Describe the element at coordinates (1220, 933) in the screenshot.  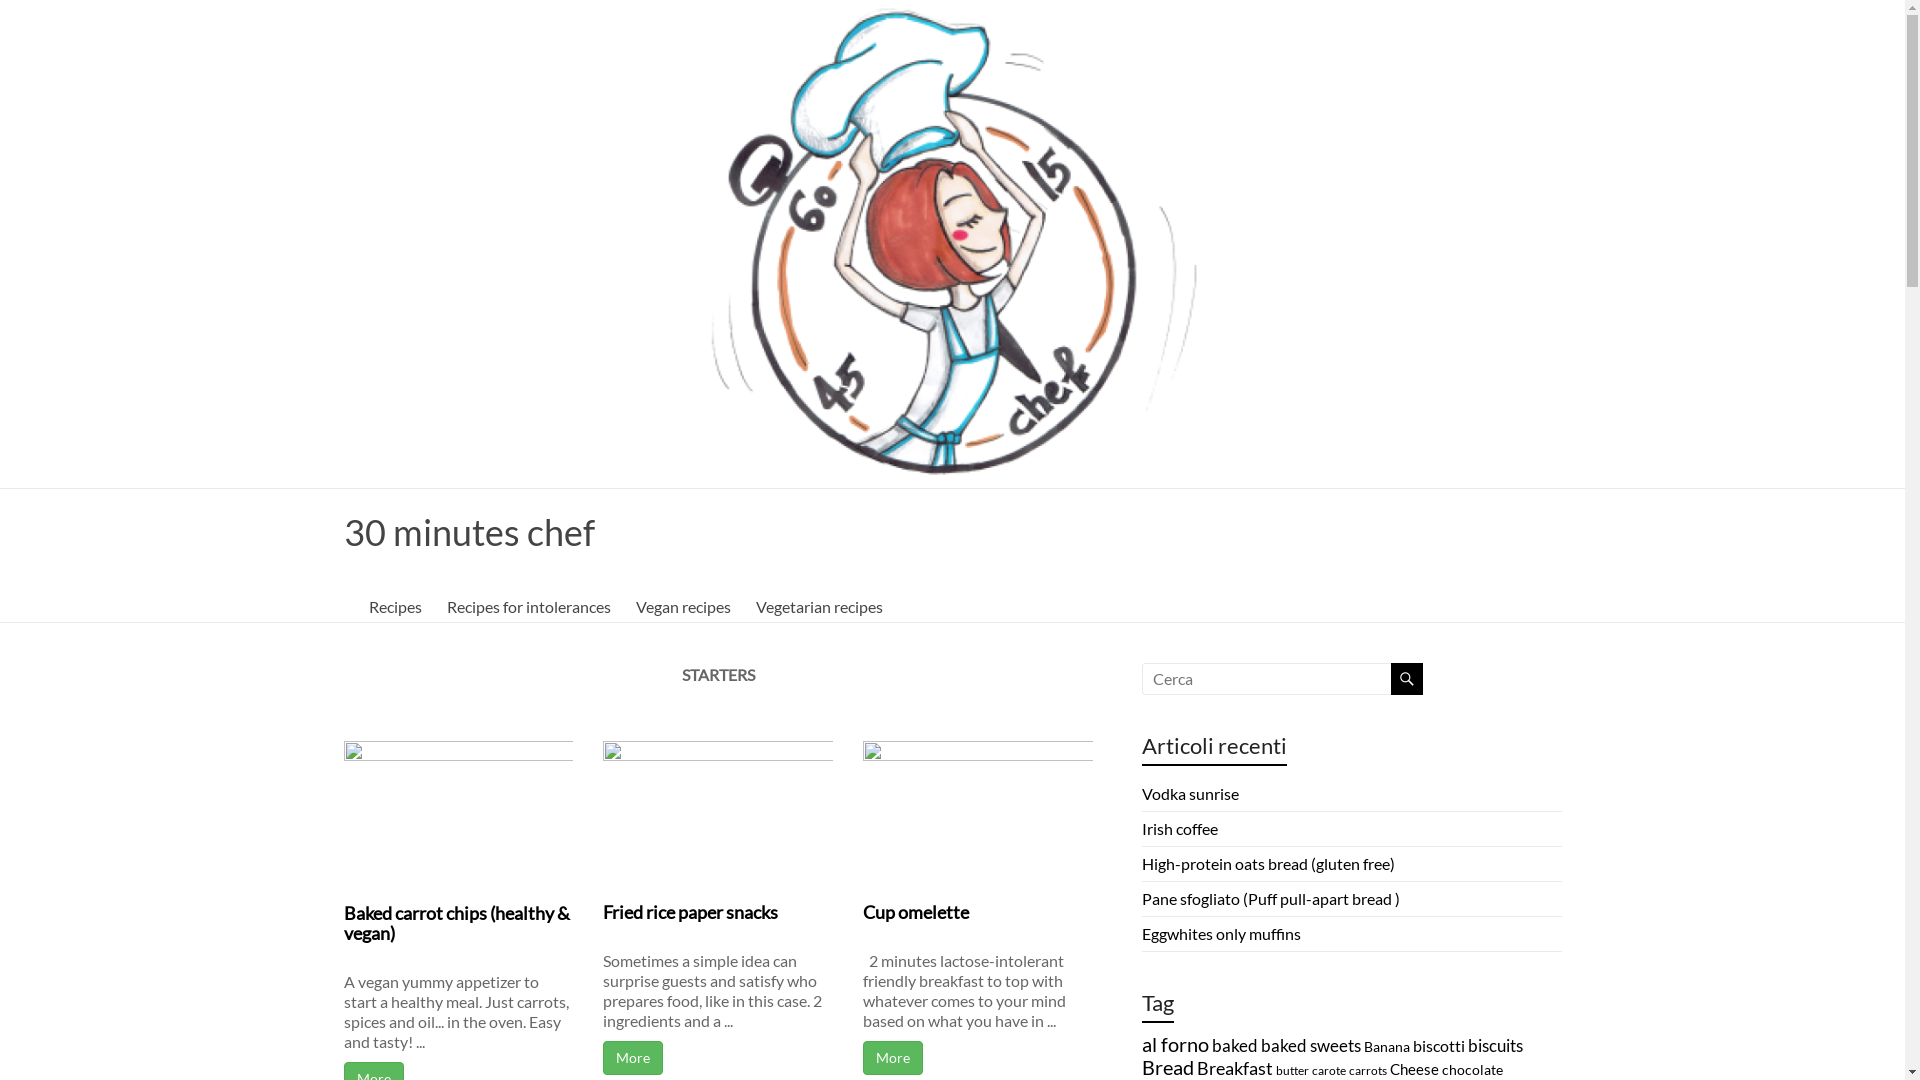
I see `'Eggwhites only muffins'` at that location.